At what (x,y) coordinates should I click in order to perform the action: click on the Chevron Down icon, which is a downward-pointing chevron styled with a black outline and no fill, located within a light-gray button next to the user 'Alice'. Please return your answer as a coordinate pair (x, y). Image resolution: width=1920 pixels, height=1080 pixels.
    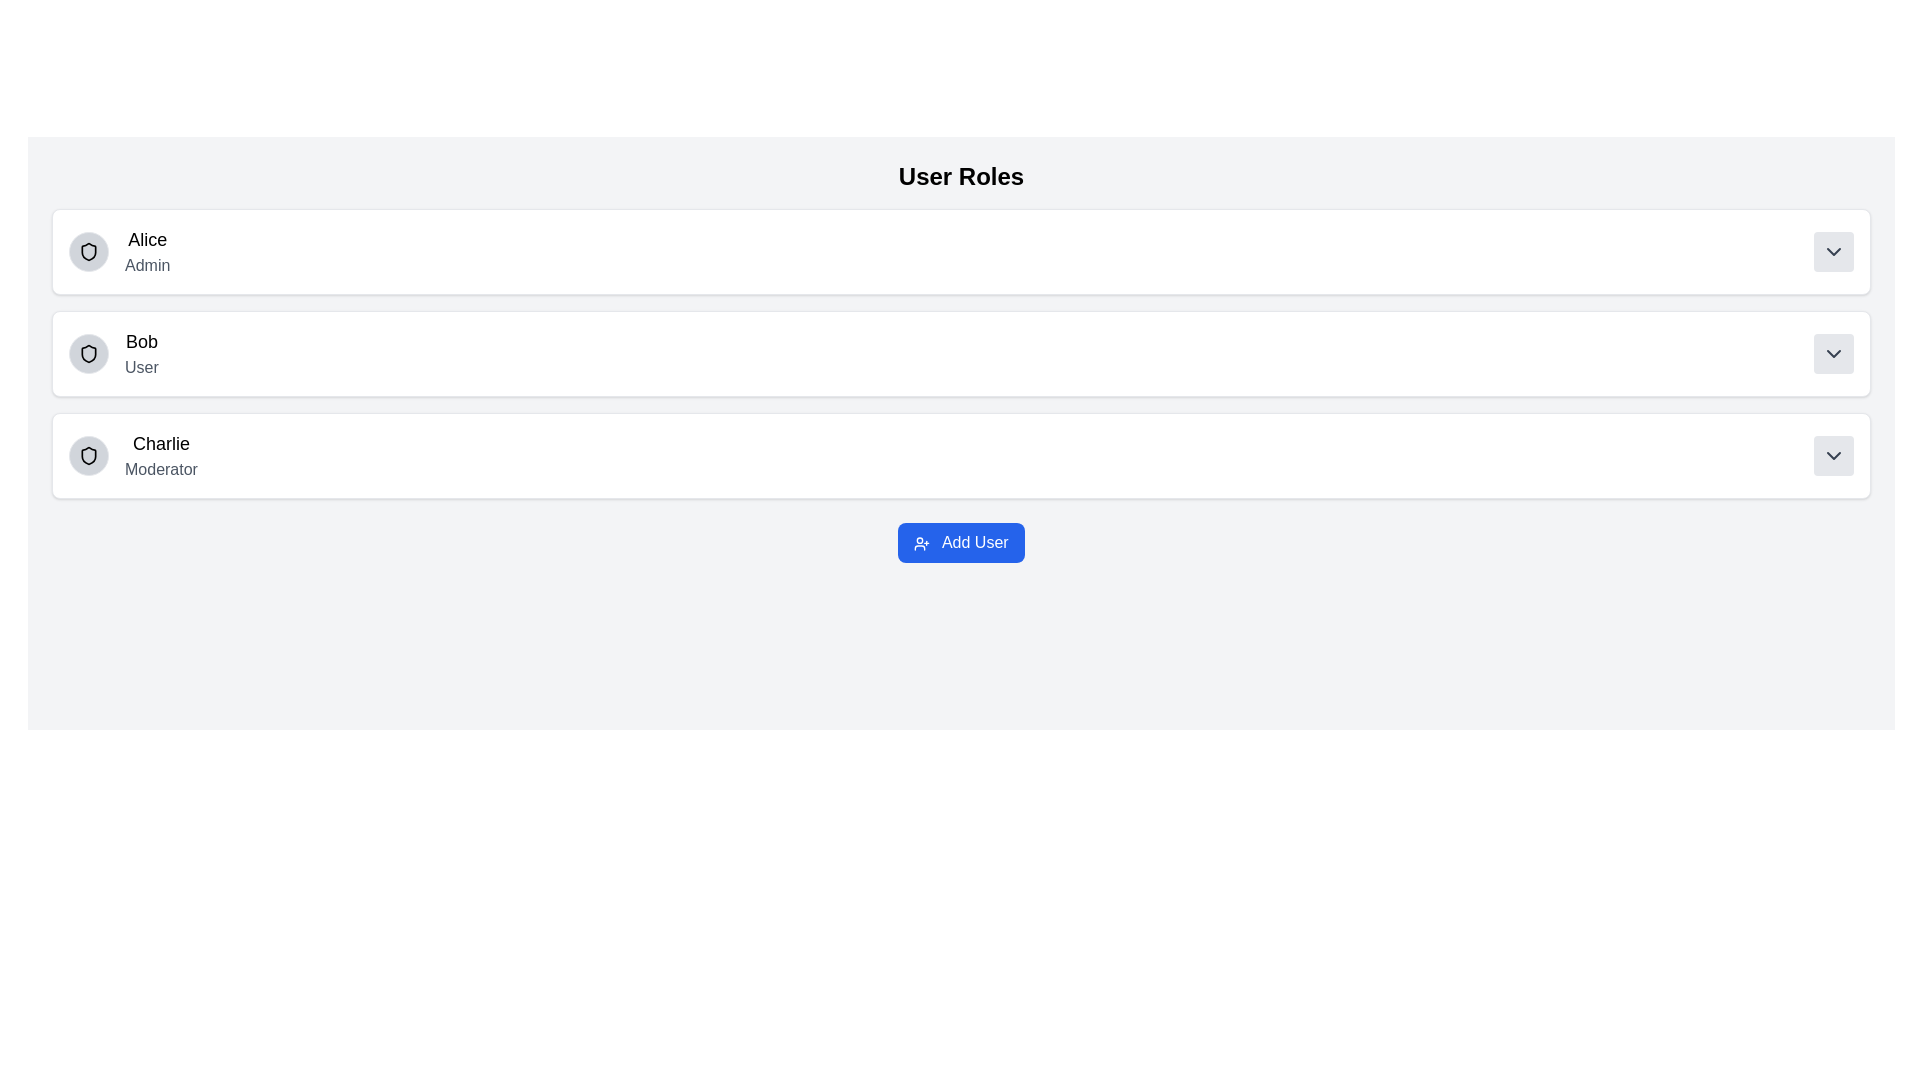
    Looking at the image, I should click on (1833, 250).